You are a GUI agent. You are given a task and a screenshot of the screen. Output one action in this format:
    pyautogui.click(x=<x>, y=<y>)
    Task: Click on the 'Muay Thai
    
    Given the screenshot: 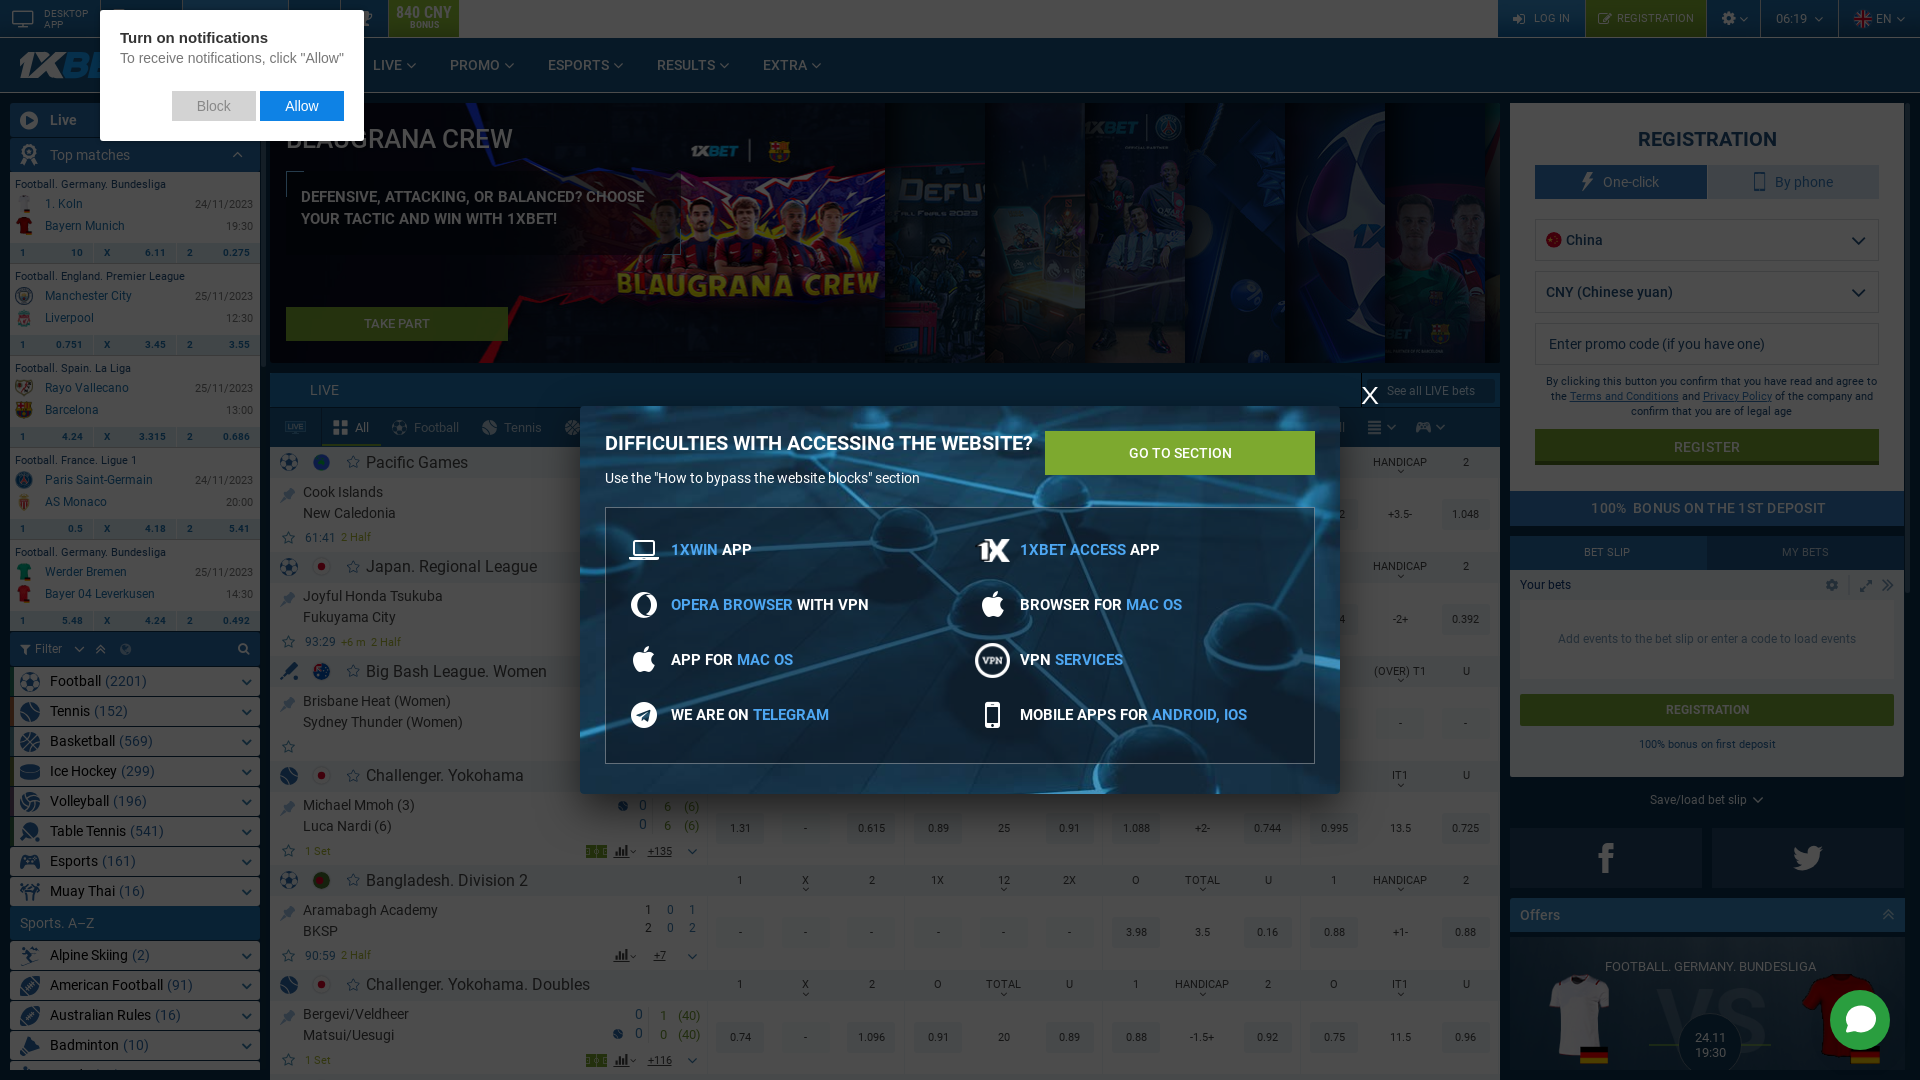 What is the action you would take?
    pyautogui.click(x=133, y=890)
    